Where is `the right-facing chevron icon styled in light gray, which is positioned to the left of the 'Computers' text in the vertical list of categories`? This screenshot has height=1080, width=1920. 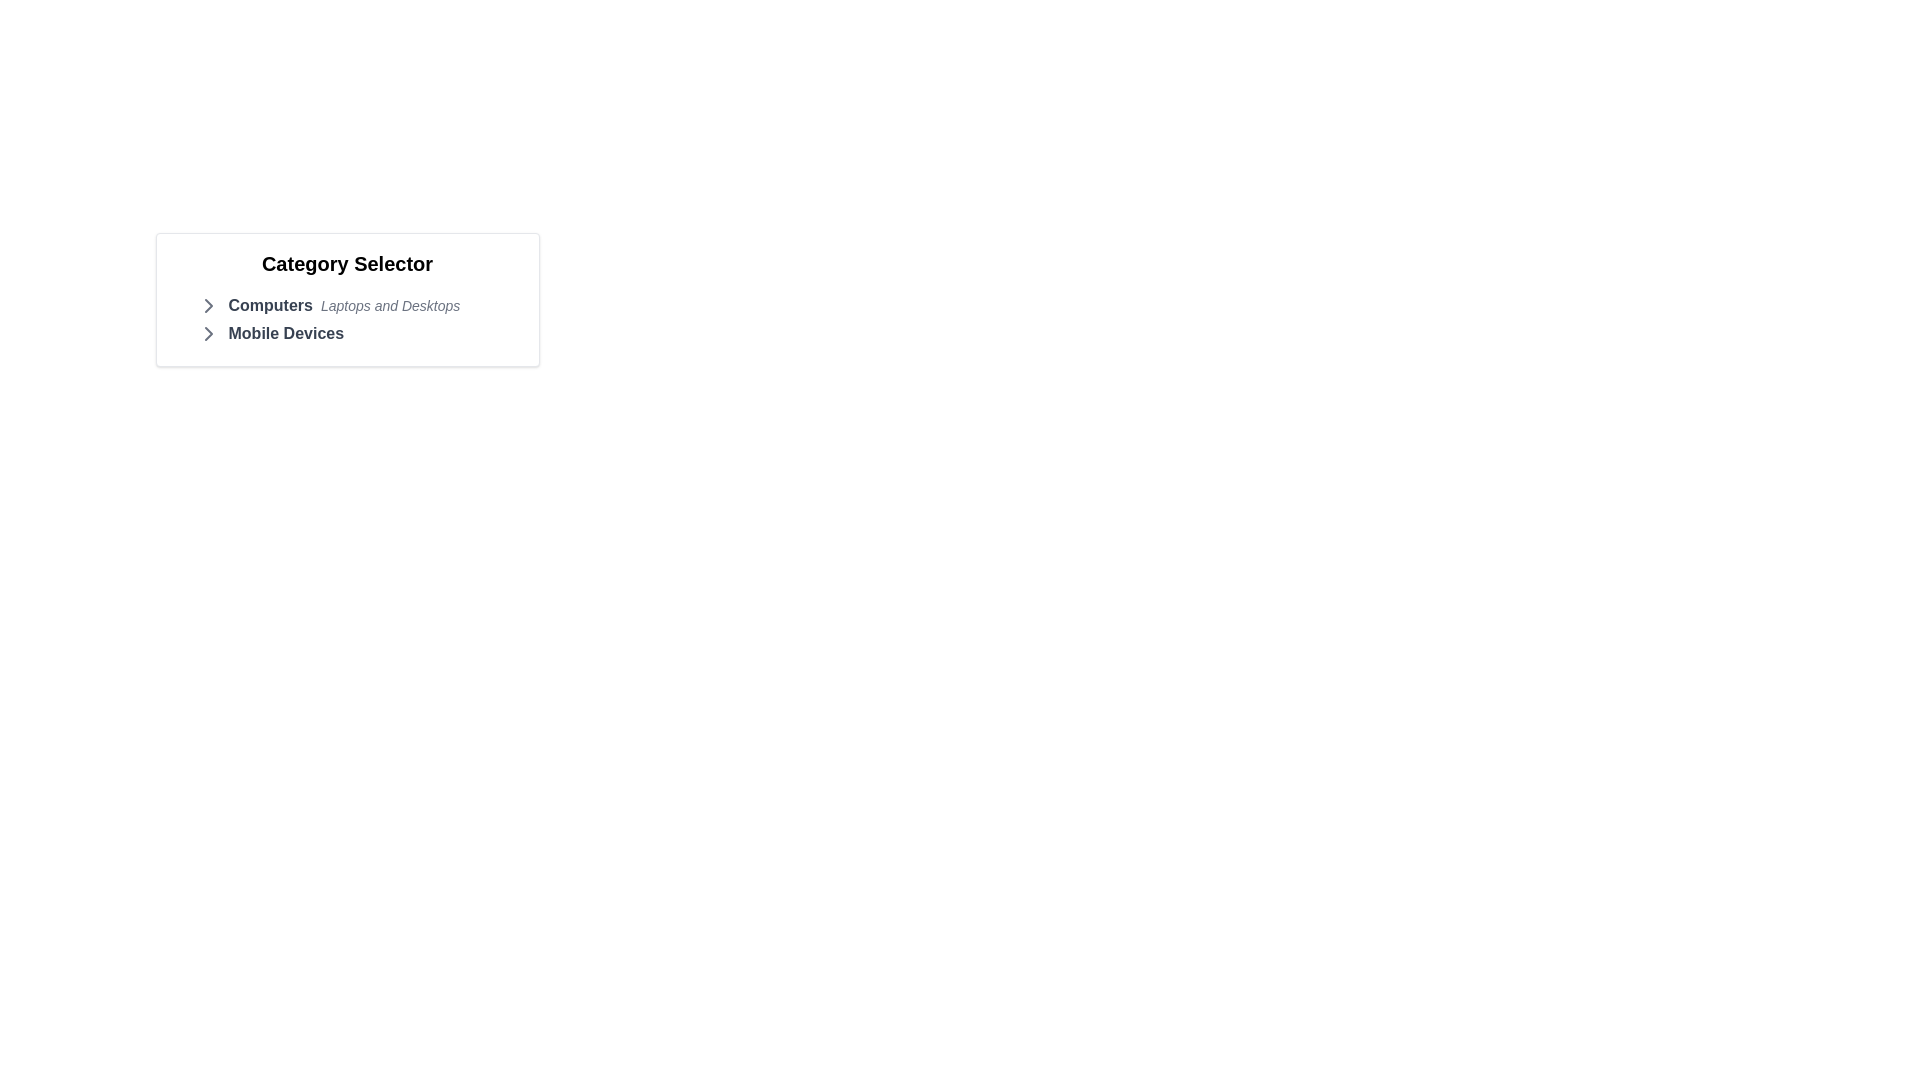 the right-facing chevron icon styled in light gray, which is positioned to the left of the 'Computers' text in the vertical list of categories is located at coordinates (208, 305).